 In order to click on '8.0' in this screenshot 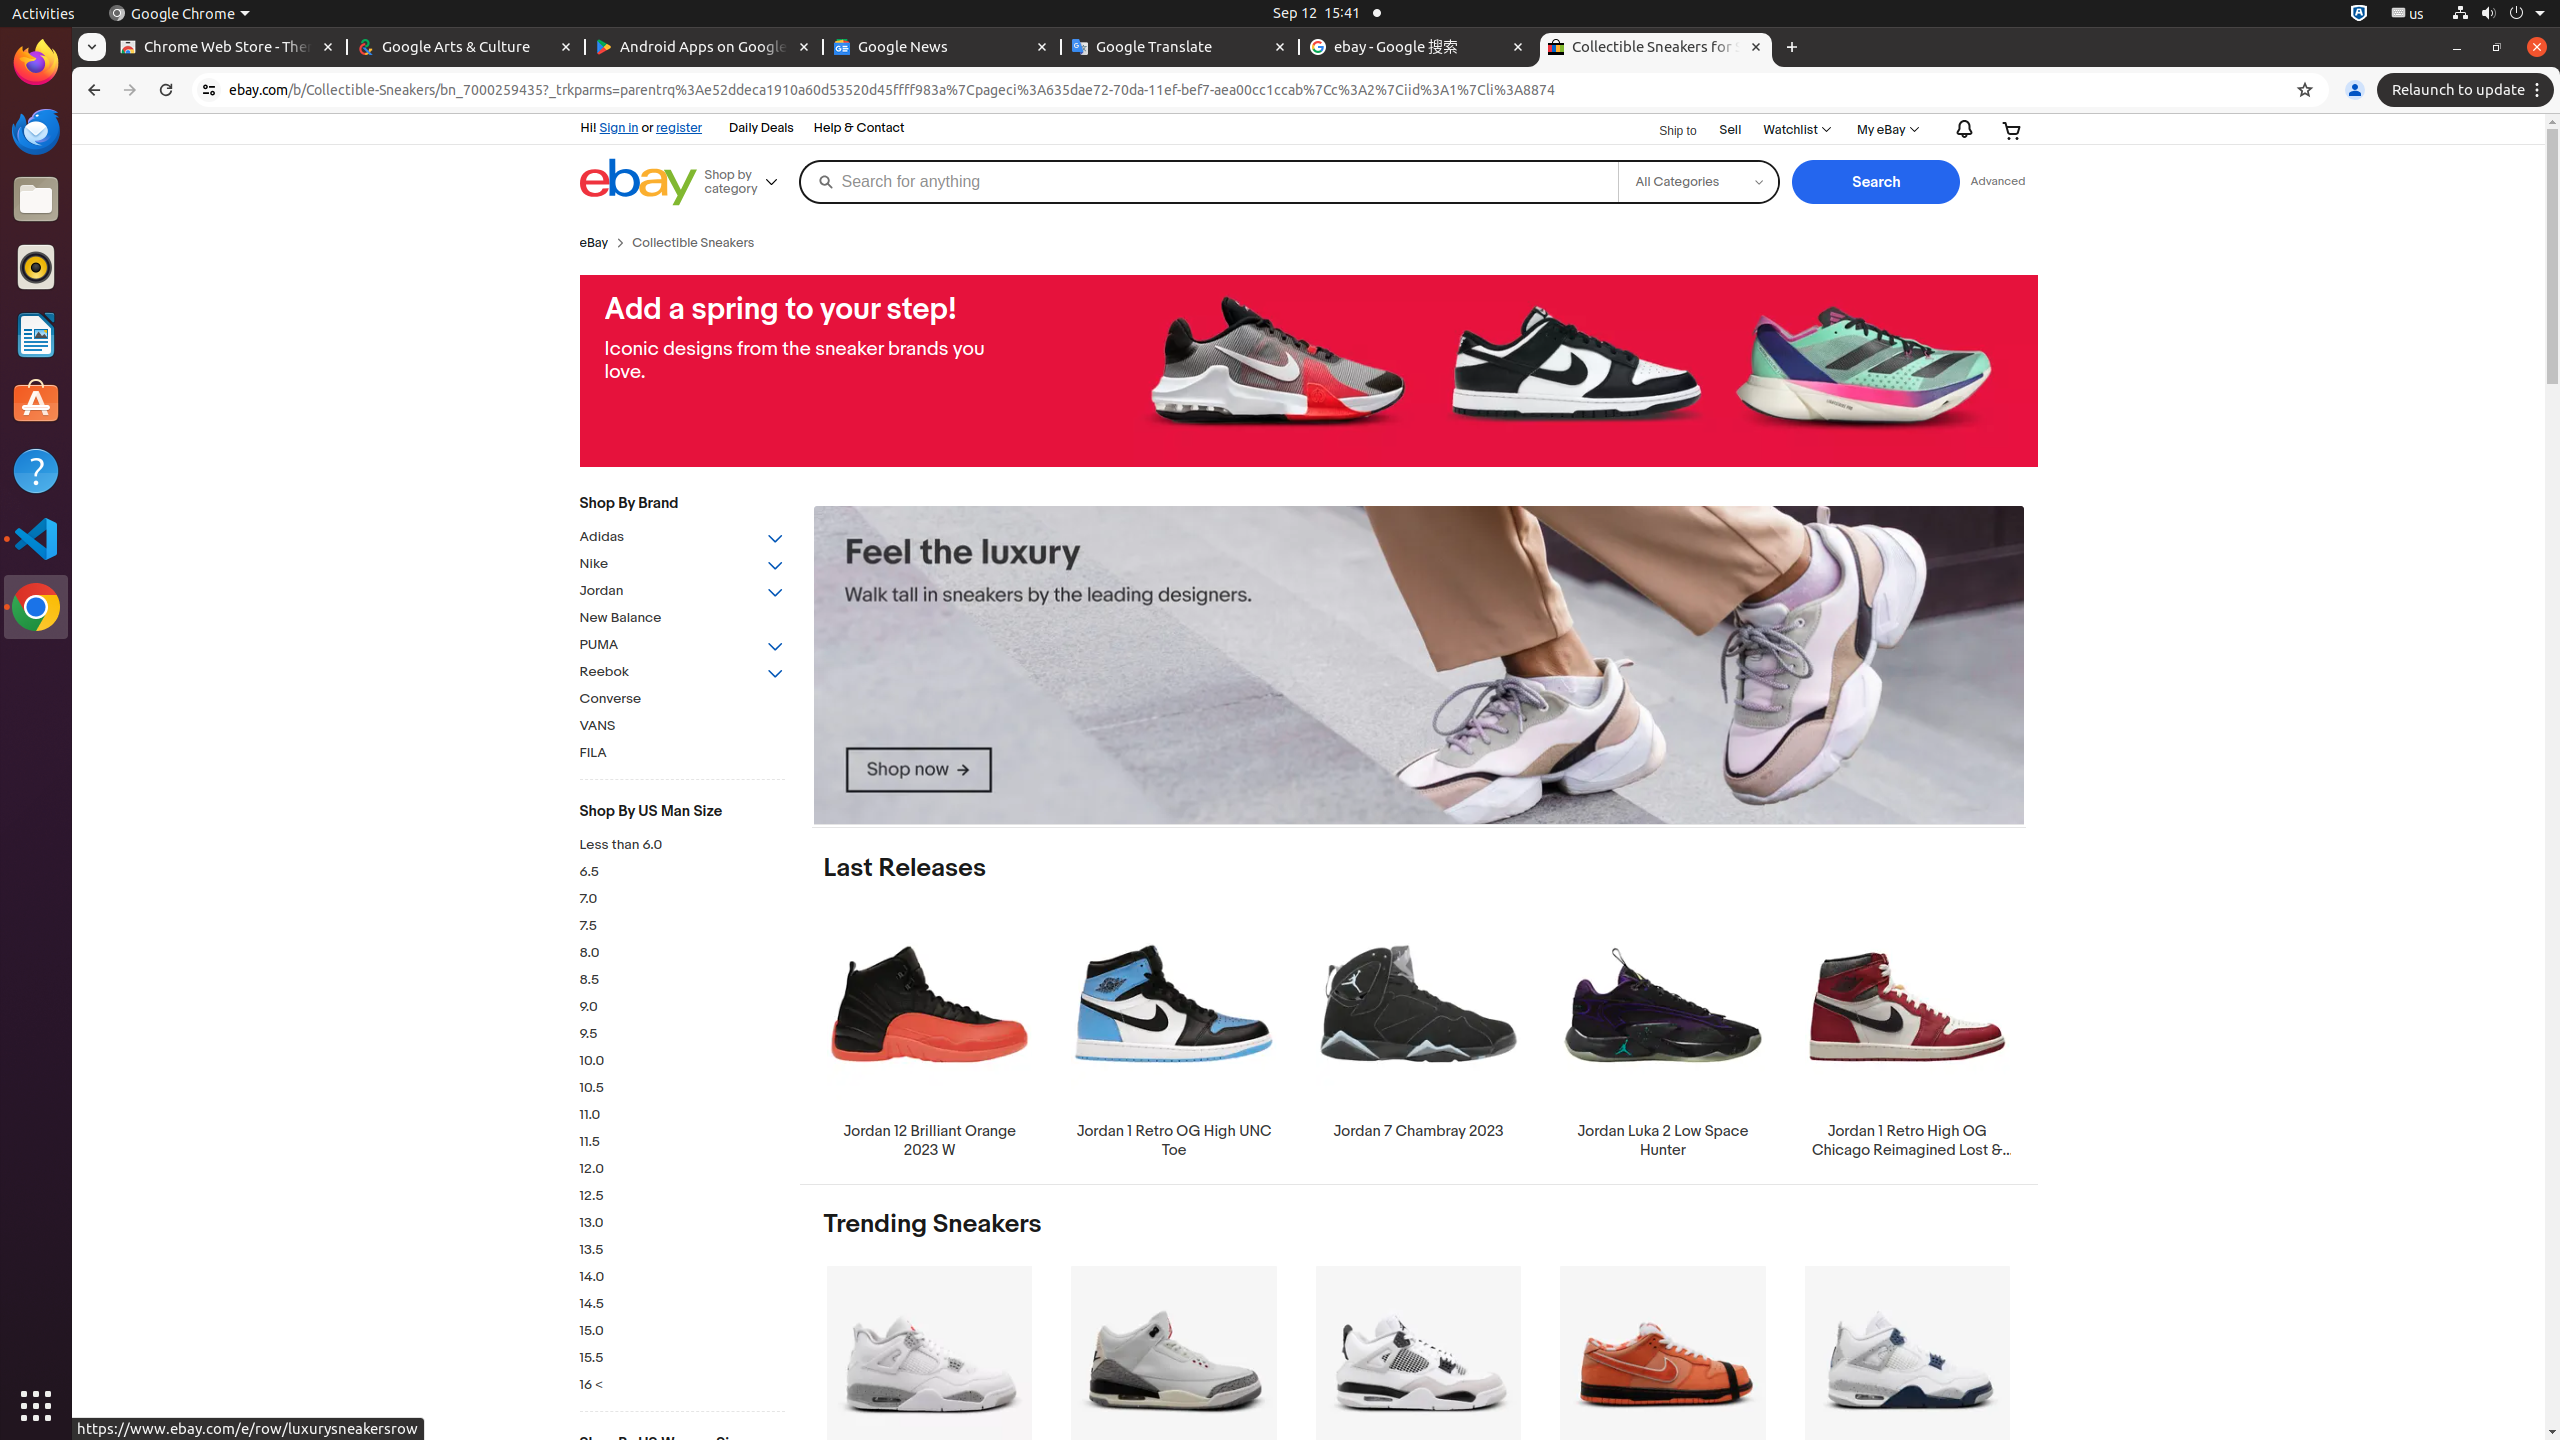, I will do `click(680, 953)`.